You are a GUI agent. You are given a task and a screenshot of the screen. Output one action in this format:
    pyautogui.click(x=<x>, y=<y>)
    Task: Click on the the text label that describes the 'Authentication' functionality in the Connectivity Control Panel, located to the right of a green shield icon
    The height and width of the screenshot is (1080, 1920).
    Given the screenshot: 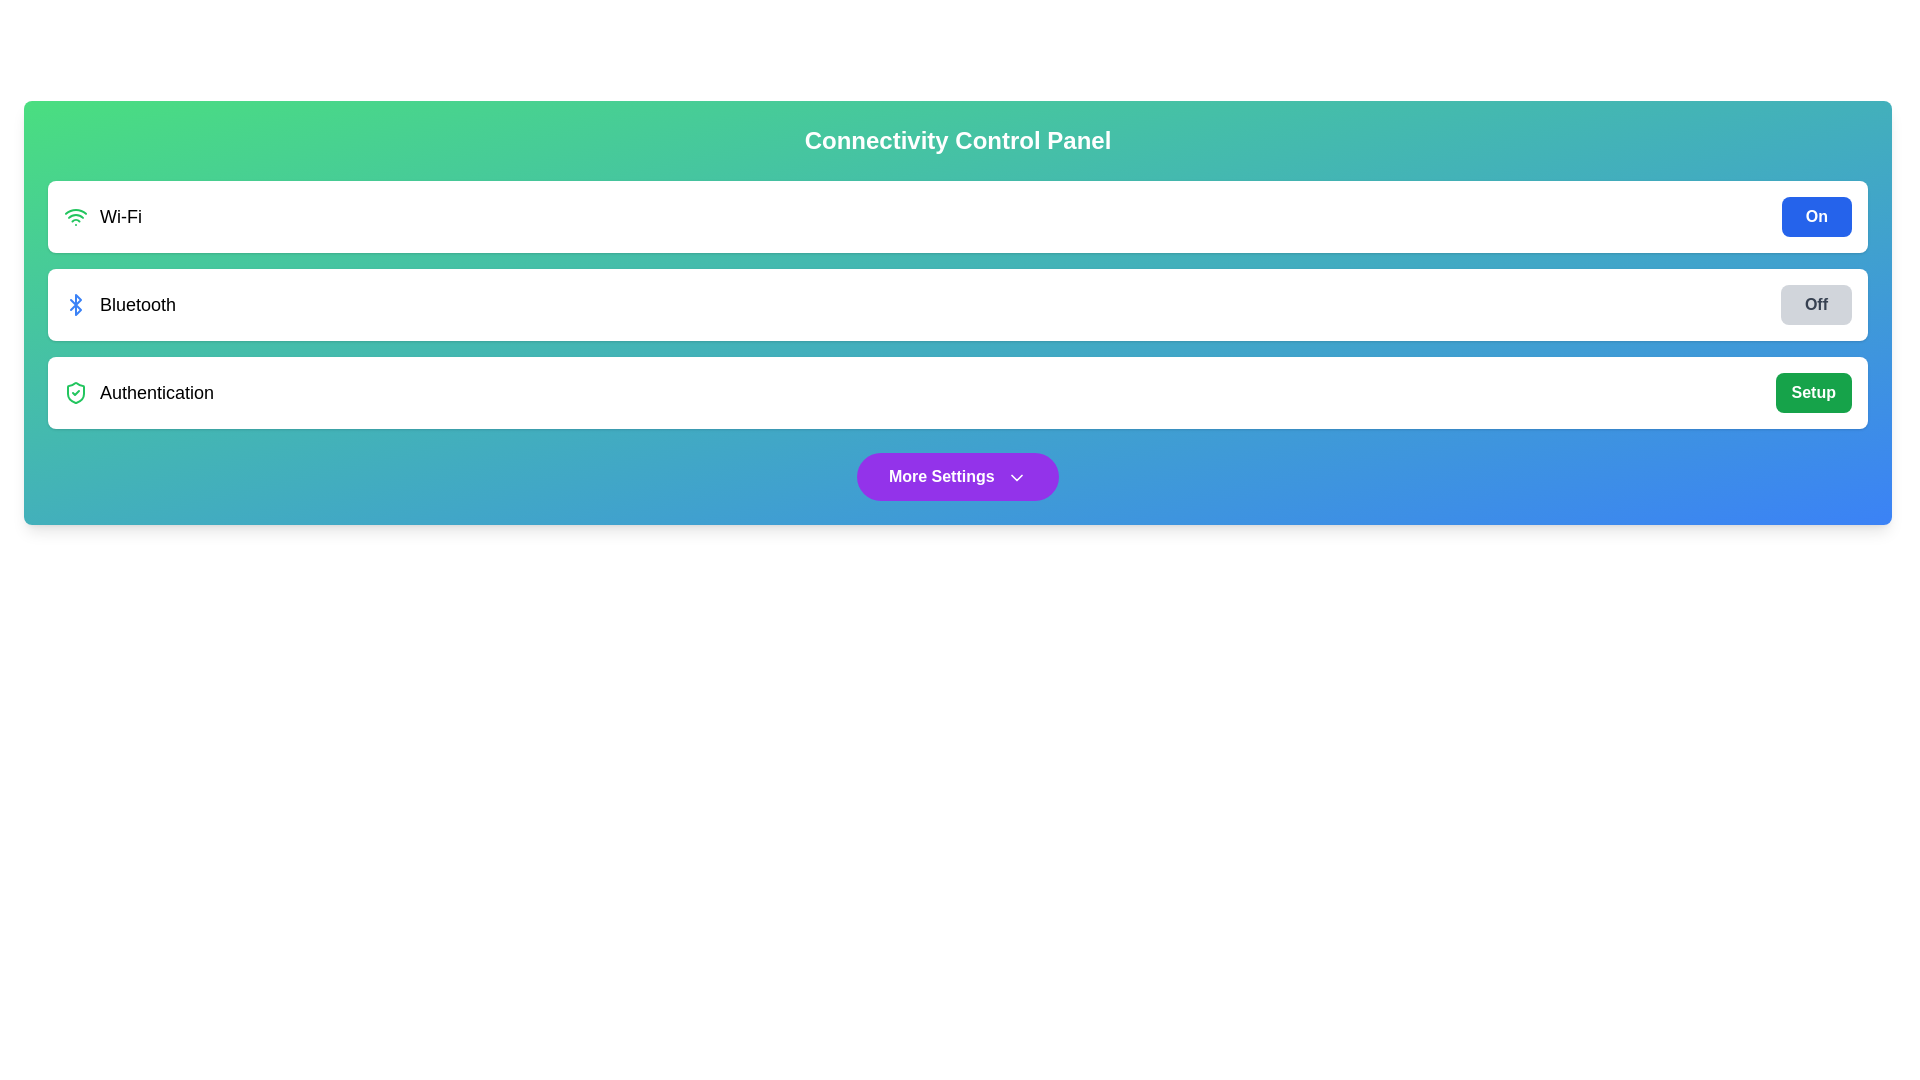 What is the action you would take?
    pyautogui.click(x=156, y=393)
    